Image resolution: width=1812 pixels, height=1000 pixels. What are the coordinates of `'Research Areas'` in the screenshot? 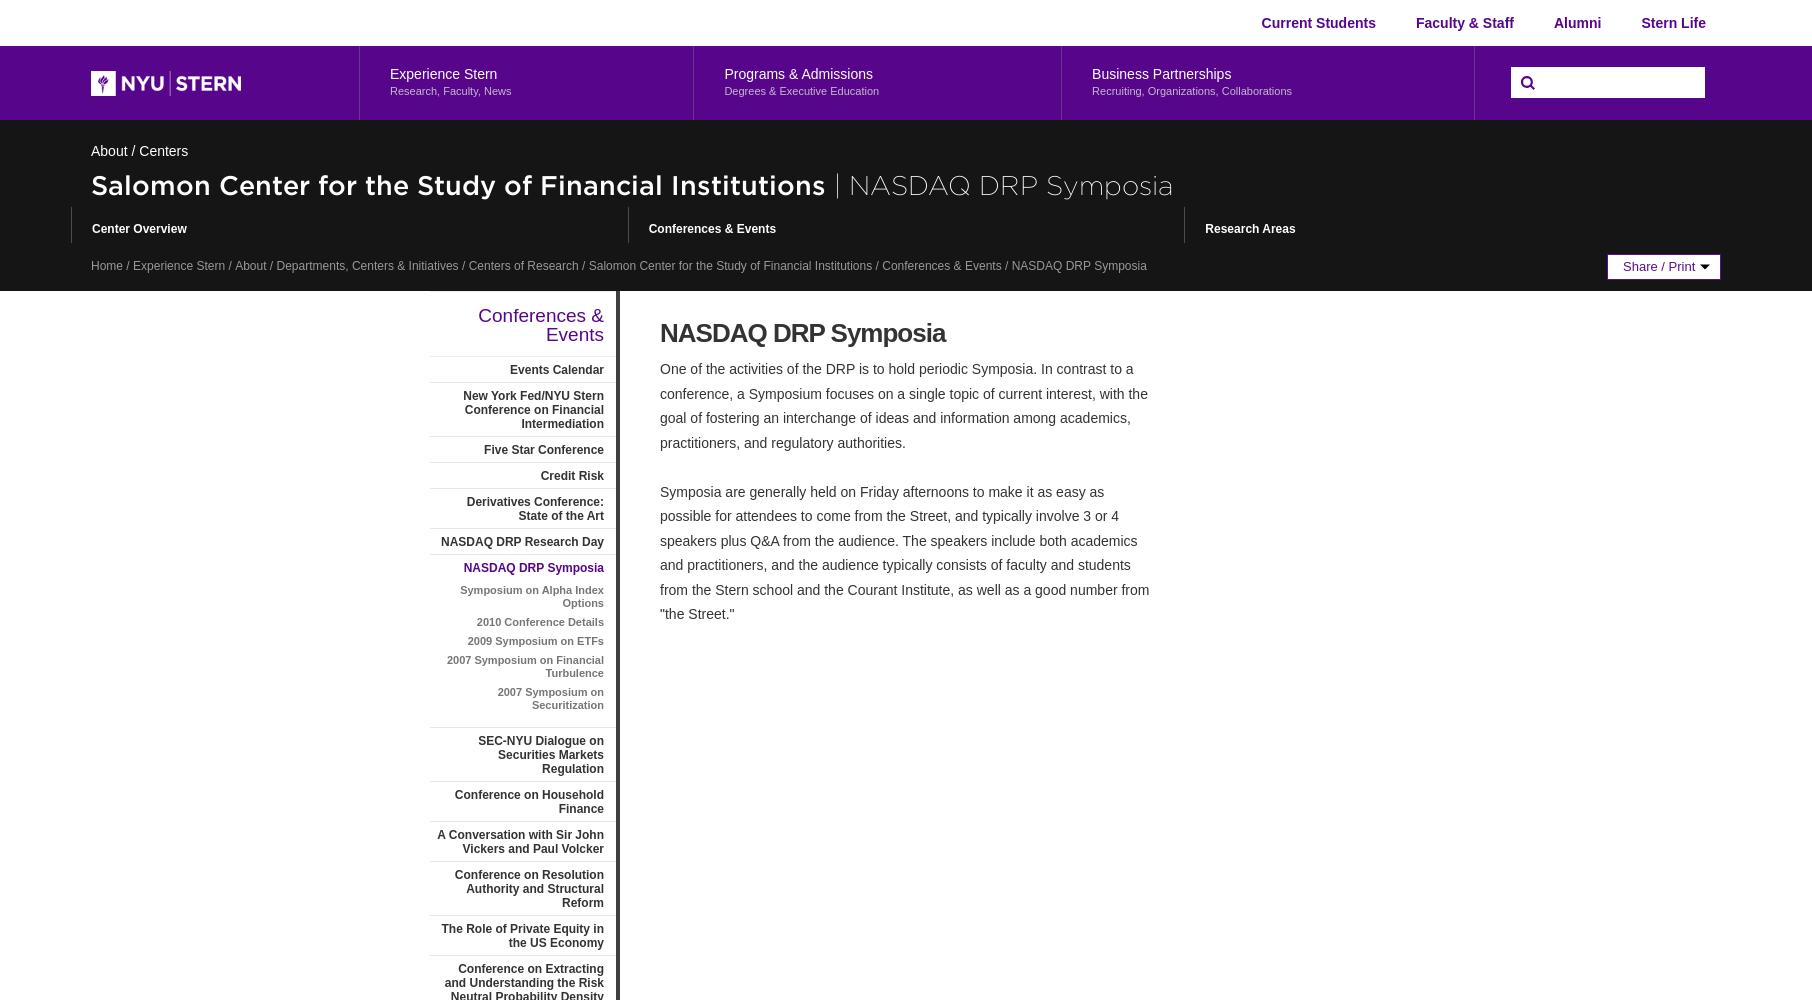 It's located at (1248, 228).